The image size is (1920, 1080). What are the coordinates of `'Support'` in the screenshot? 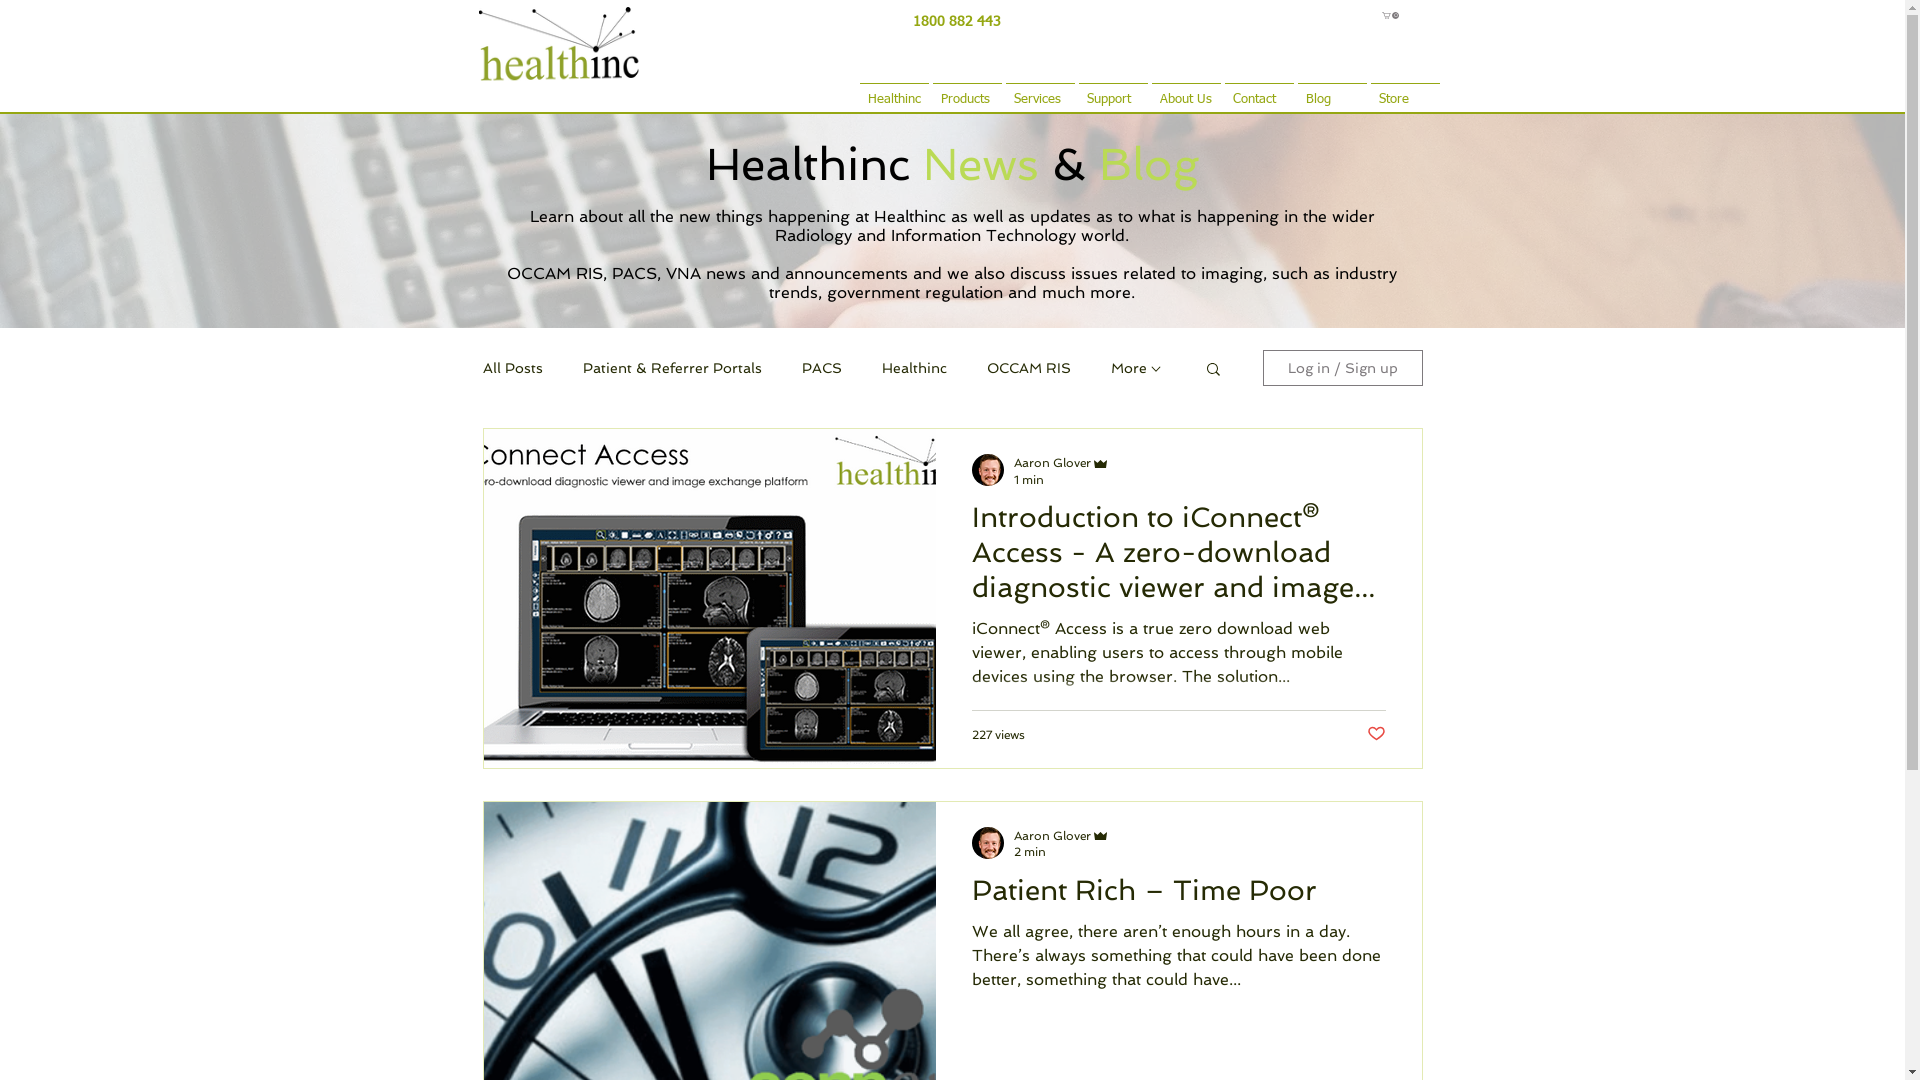 It's located at (1111, 90).